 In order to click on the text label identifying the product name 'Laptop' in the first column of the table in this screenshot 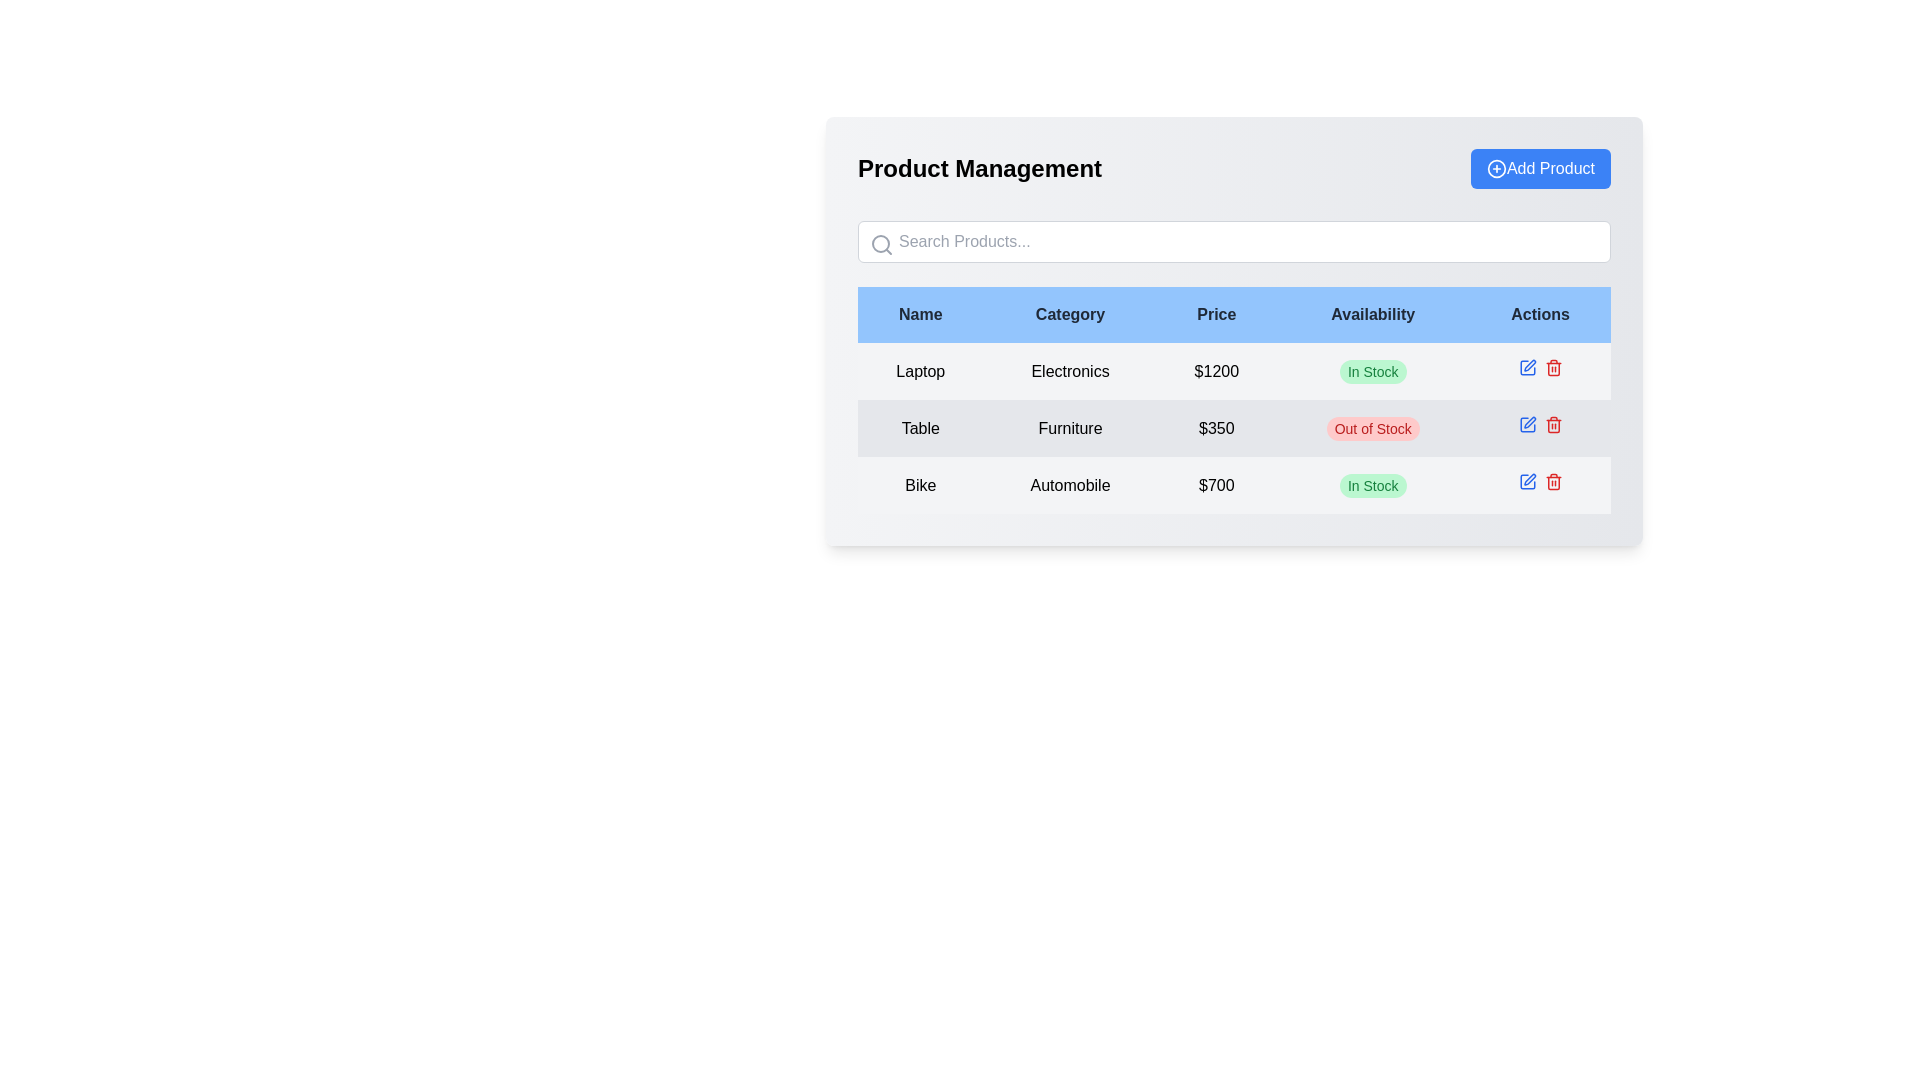, I will do `click(919, 371)`.